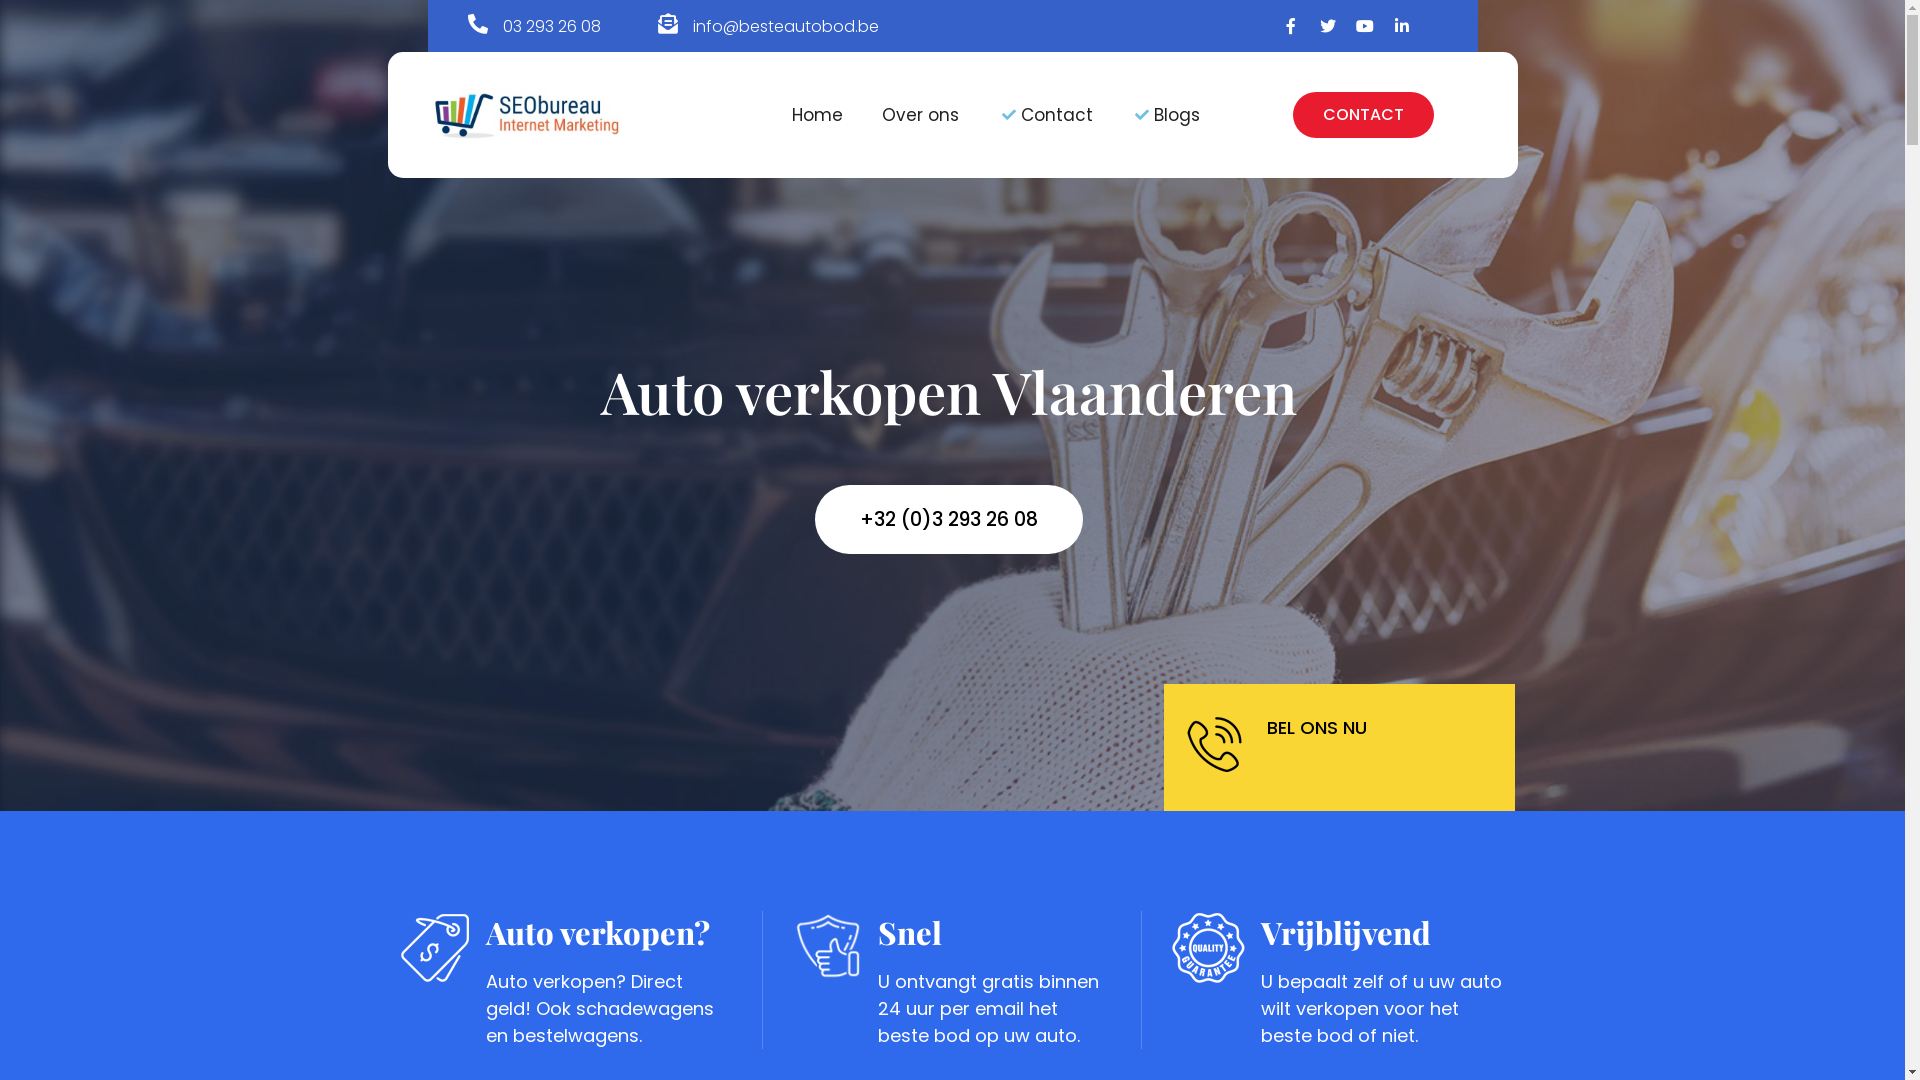  What do you see at coordinates (919, 115) in the screenshot?
I see `'Over ons'` at bounding box center [919, 115].